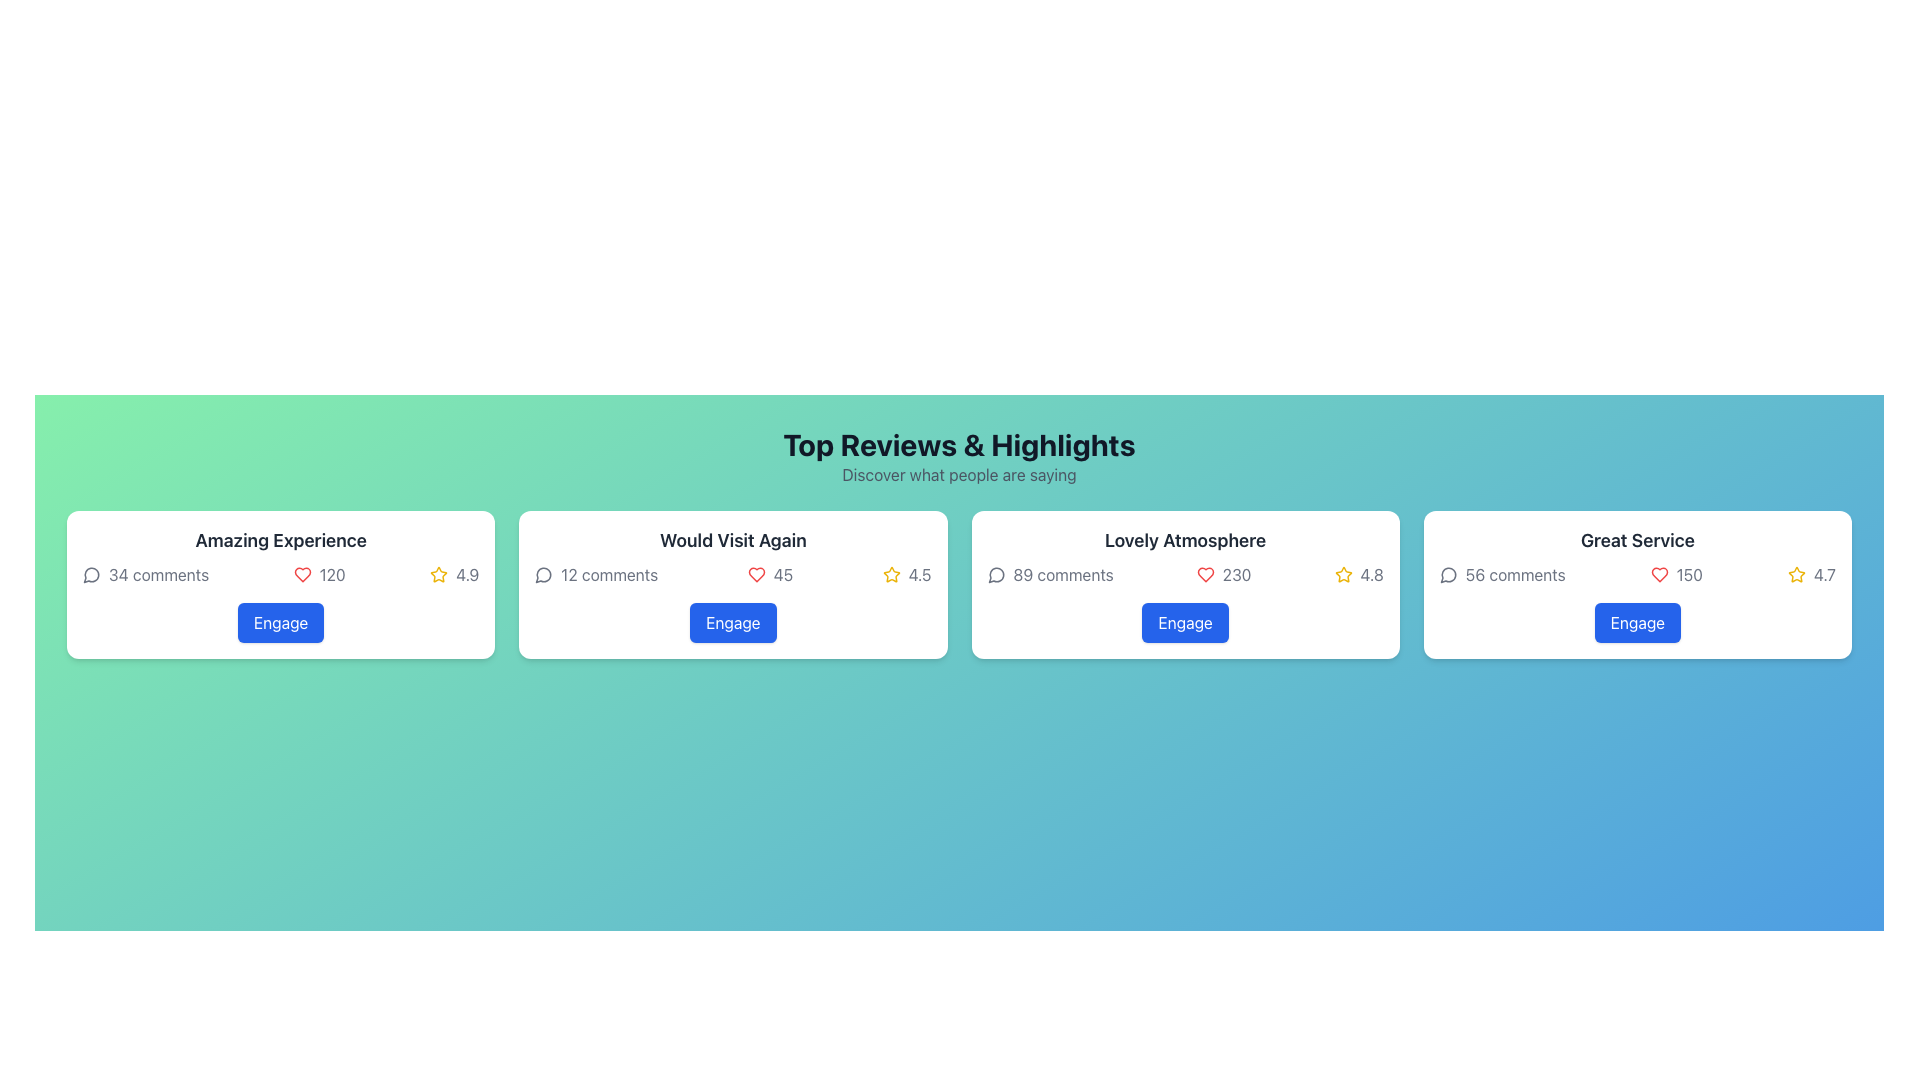  Describe the element at coordinates (280, 540) in the screenshot. I see `text label displaying 'Amazing Experience' located at the top center of the leftmost card in a group of cards` at that location.